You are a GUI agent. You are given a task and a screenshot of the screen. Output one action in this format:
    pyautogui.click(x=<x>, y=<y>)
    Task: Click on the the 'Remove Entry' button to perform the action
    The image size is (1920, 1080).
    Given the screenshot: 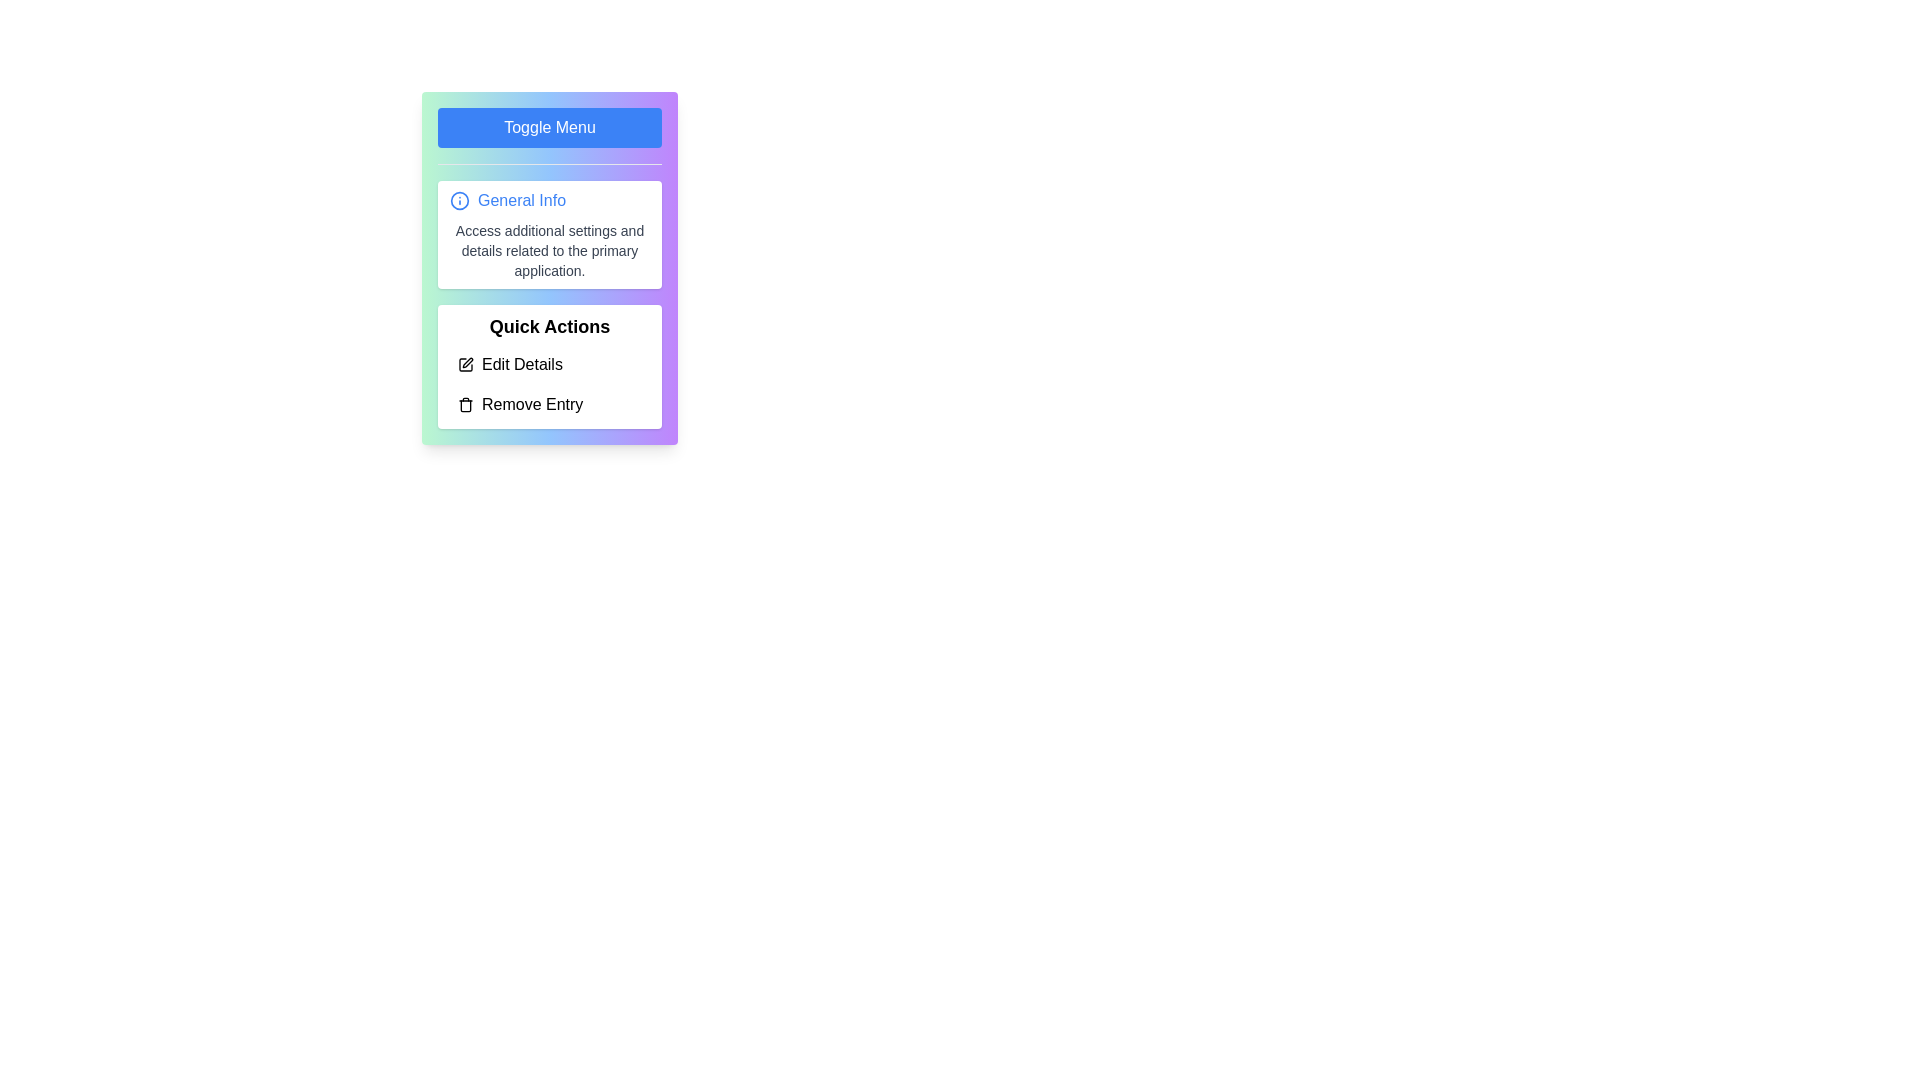 What is the action you would take?
    pyautogui.click(x=550, y=405)
    